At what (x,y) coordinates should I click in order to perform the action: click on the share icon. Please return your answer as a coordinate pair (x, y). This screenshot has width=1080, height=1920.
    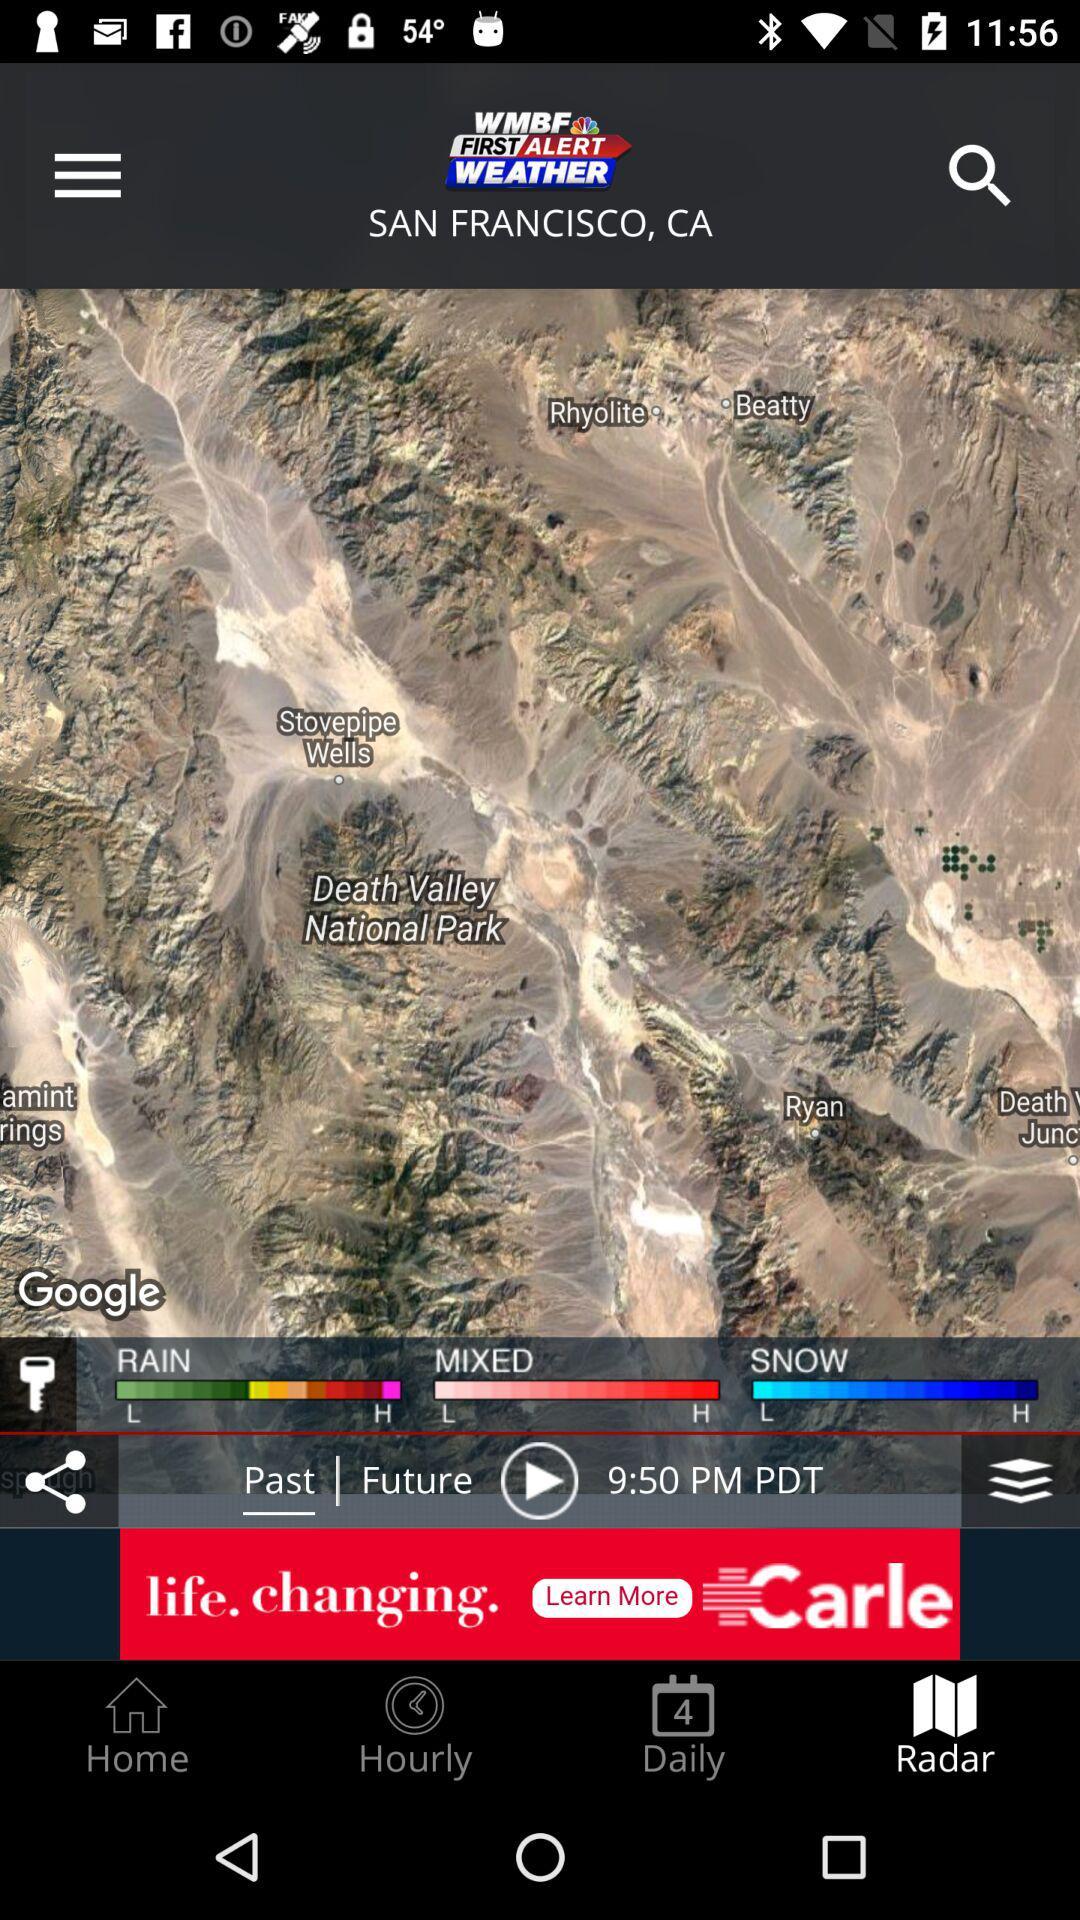
    Looking at the image, I should click on (58, 1480).